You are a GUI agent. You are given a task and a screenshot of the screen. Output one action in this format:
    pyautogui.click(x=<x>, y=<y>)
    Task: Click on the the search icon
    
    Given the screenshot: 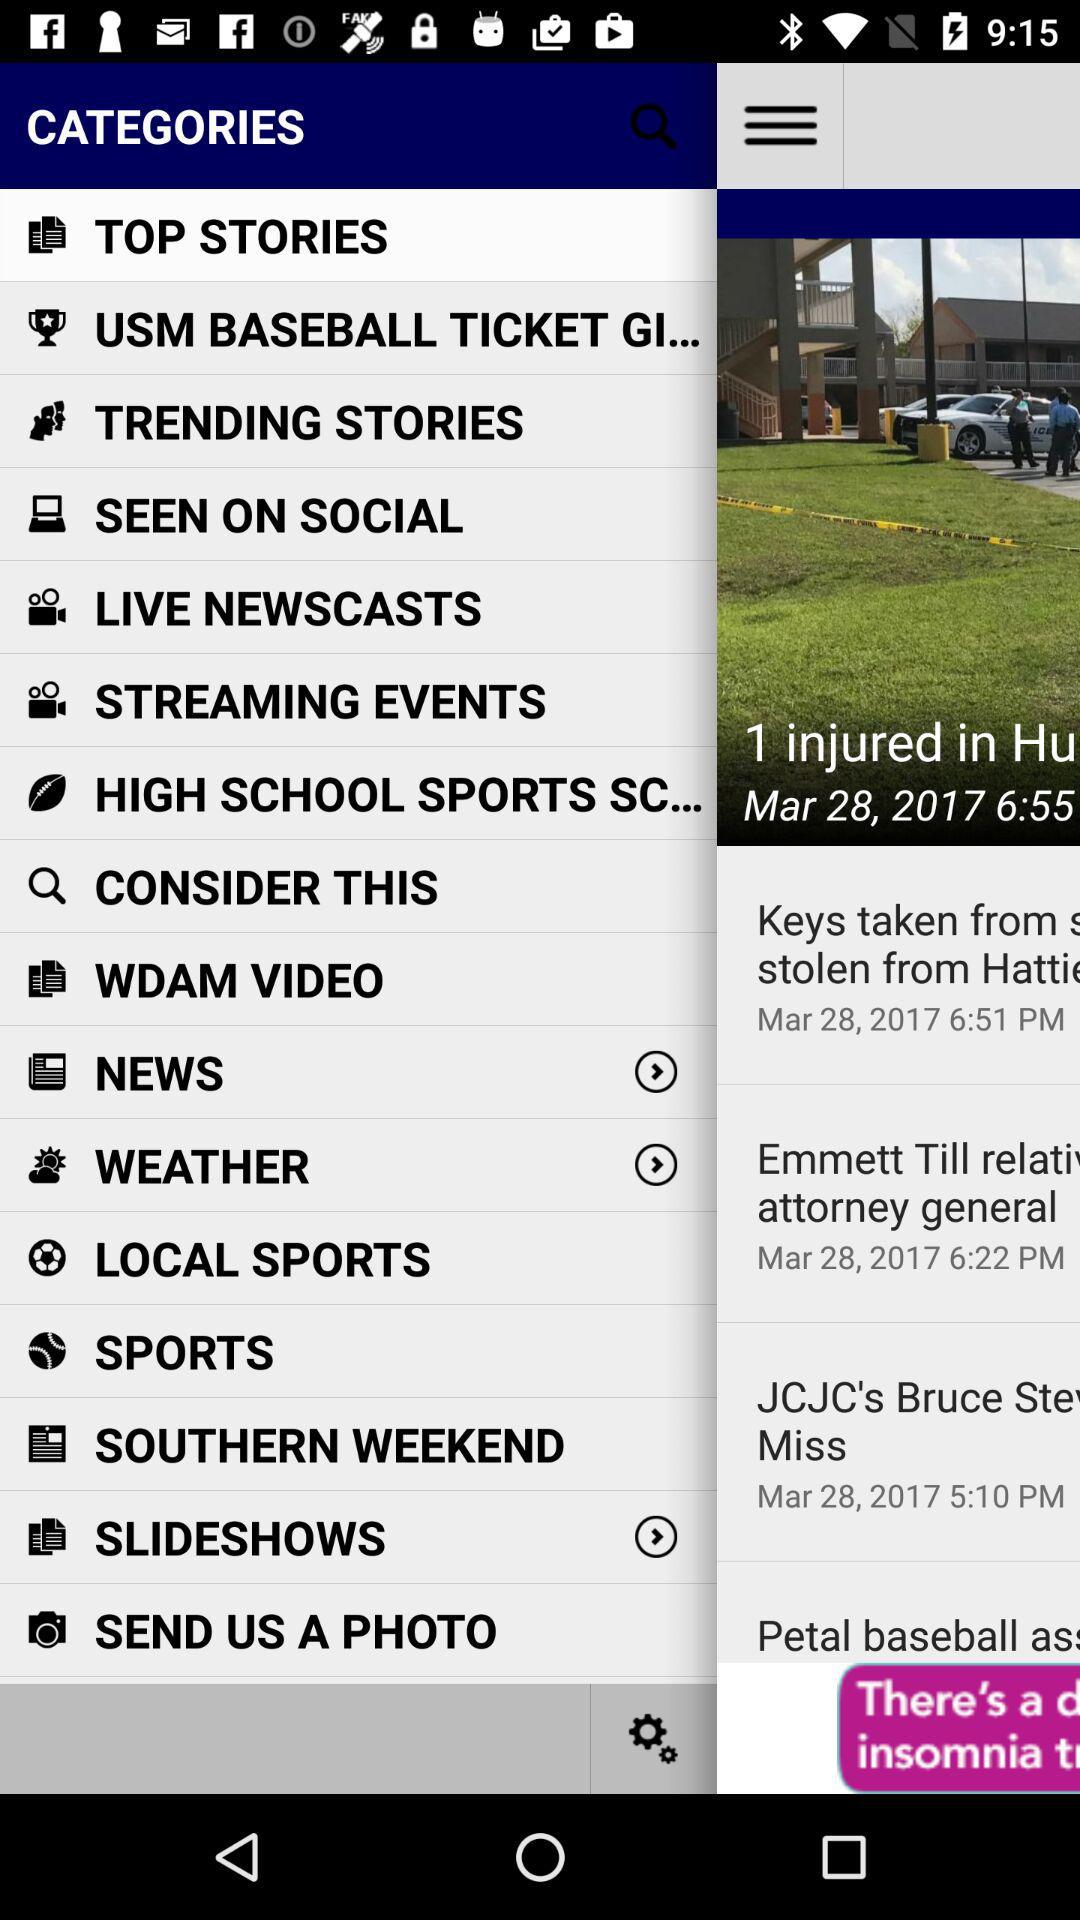 What is the action you would take?
    pyautogui.click(x=654, y=124)
    